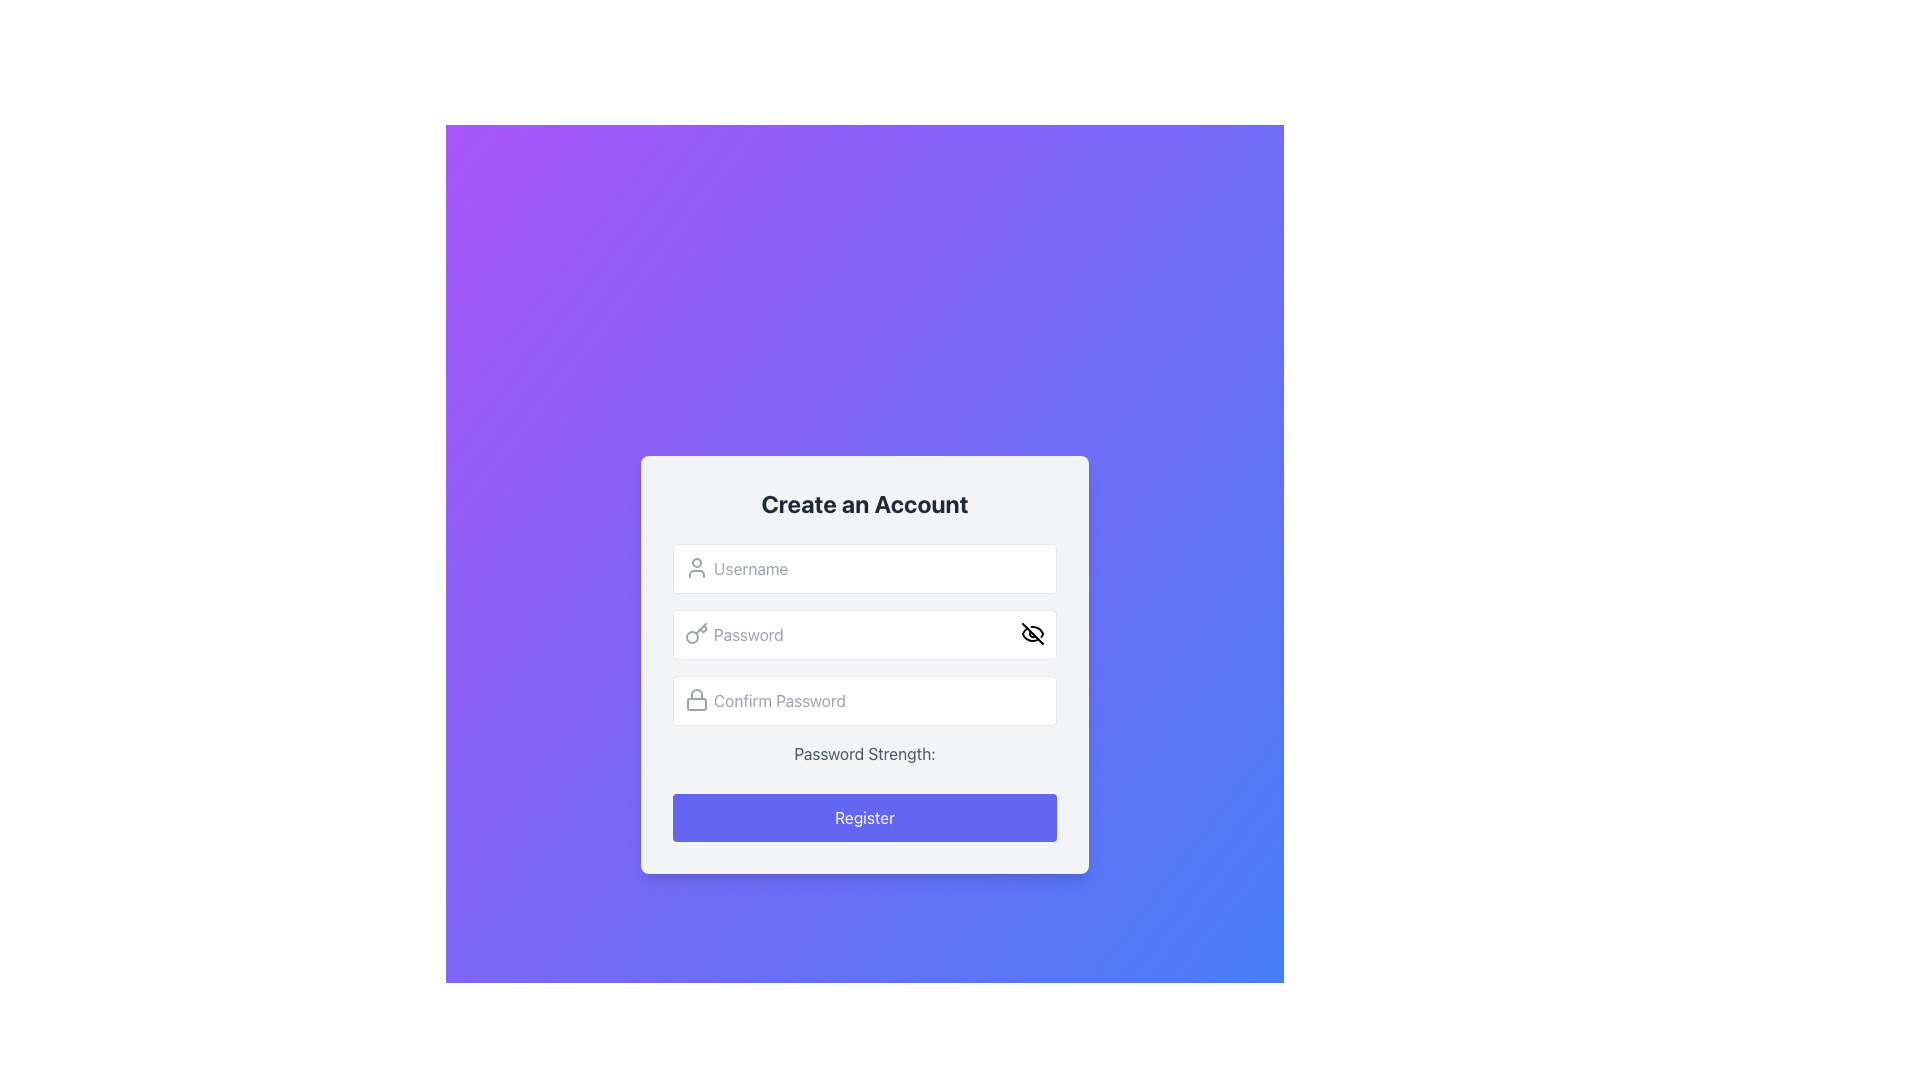  Describe the element at coordinates (864, 817) in the screenshot. I see `the 'Register' button with a vibrant indigo background to see a highlight ring` at that location.